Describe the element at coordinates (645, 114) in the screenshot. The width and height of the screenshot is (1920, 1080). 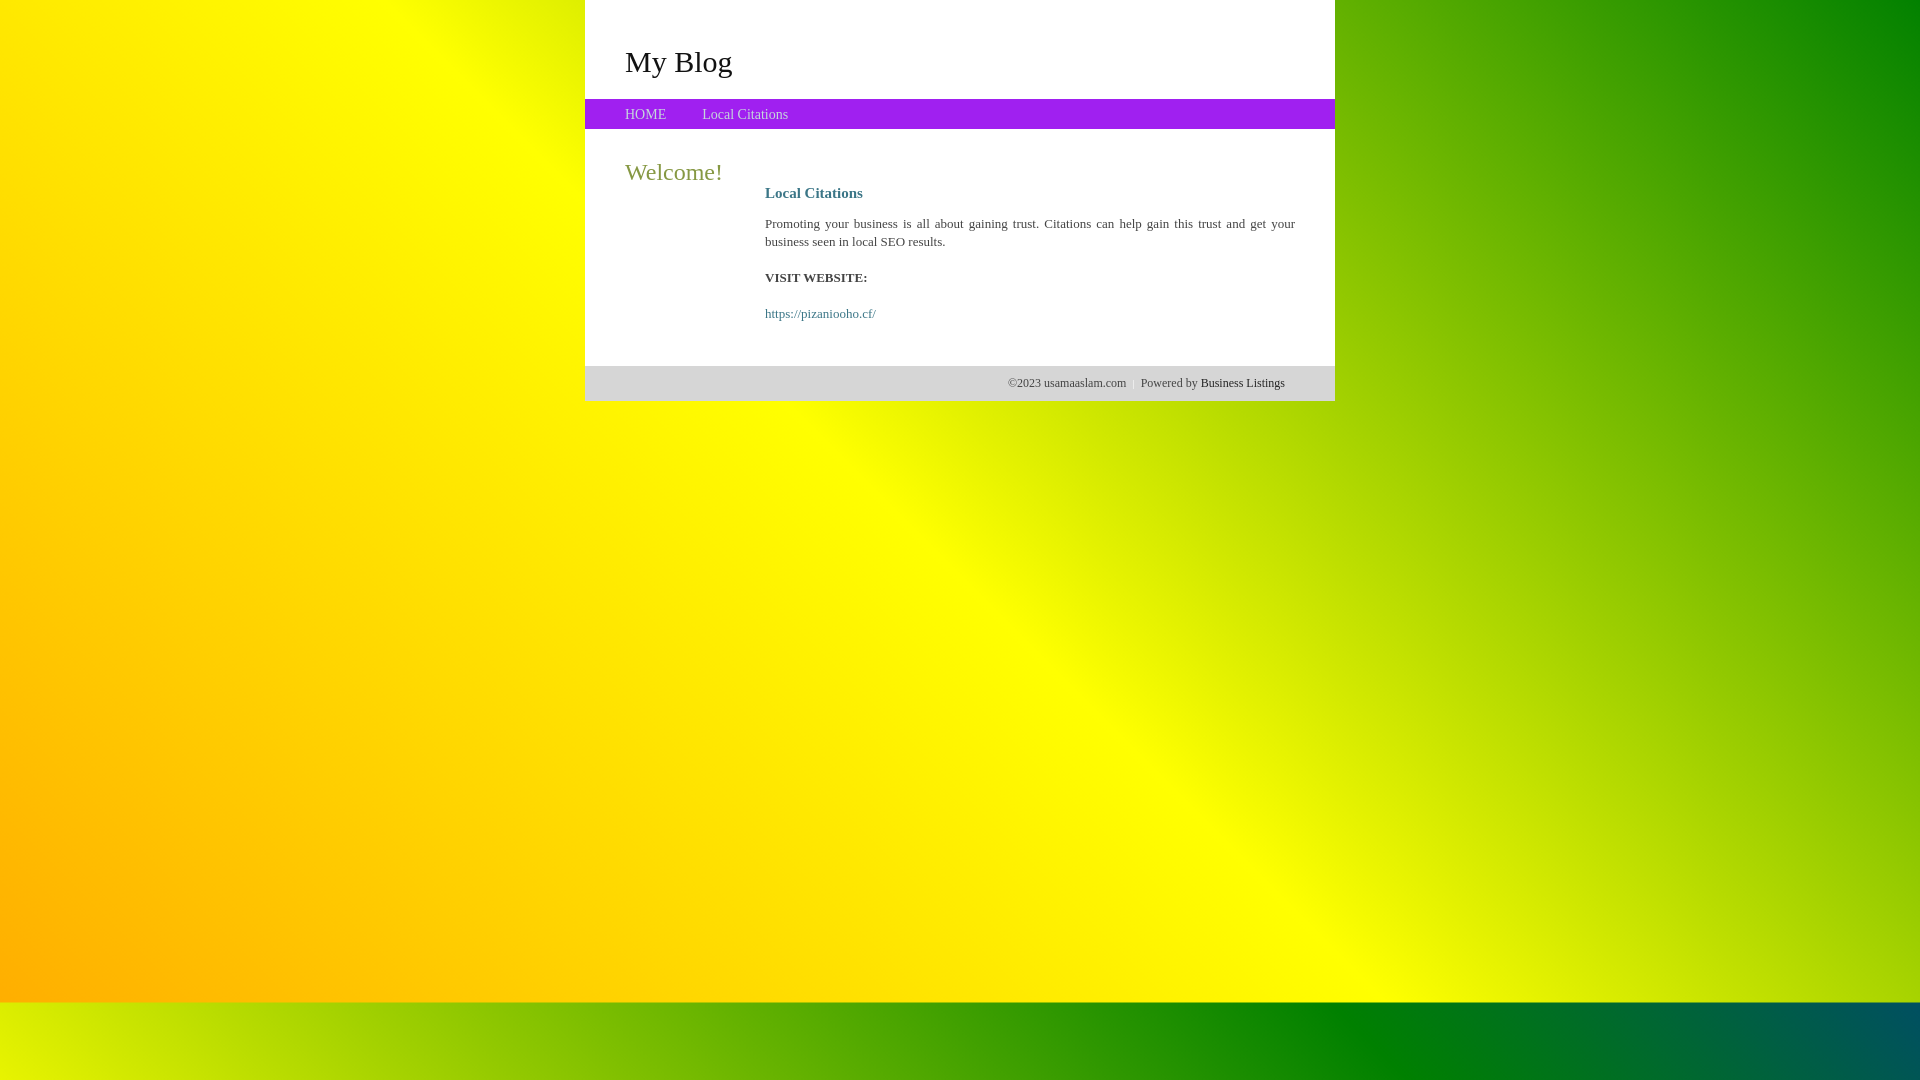
I see `'HOME'` at that location.